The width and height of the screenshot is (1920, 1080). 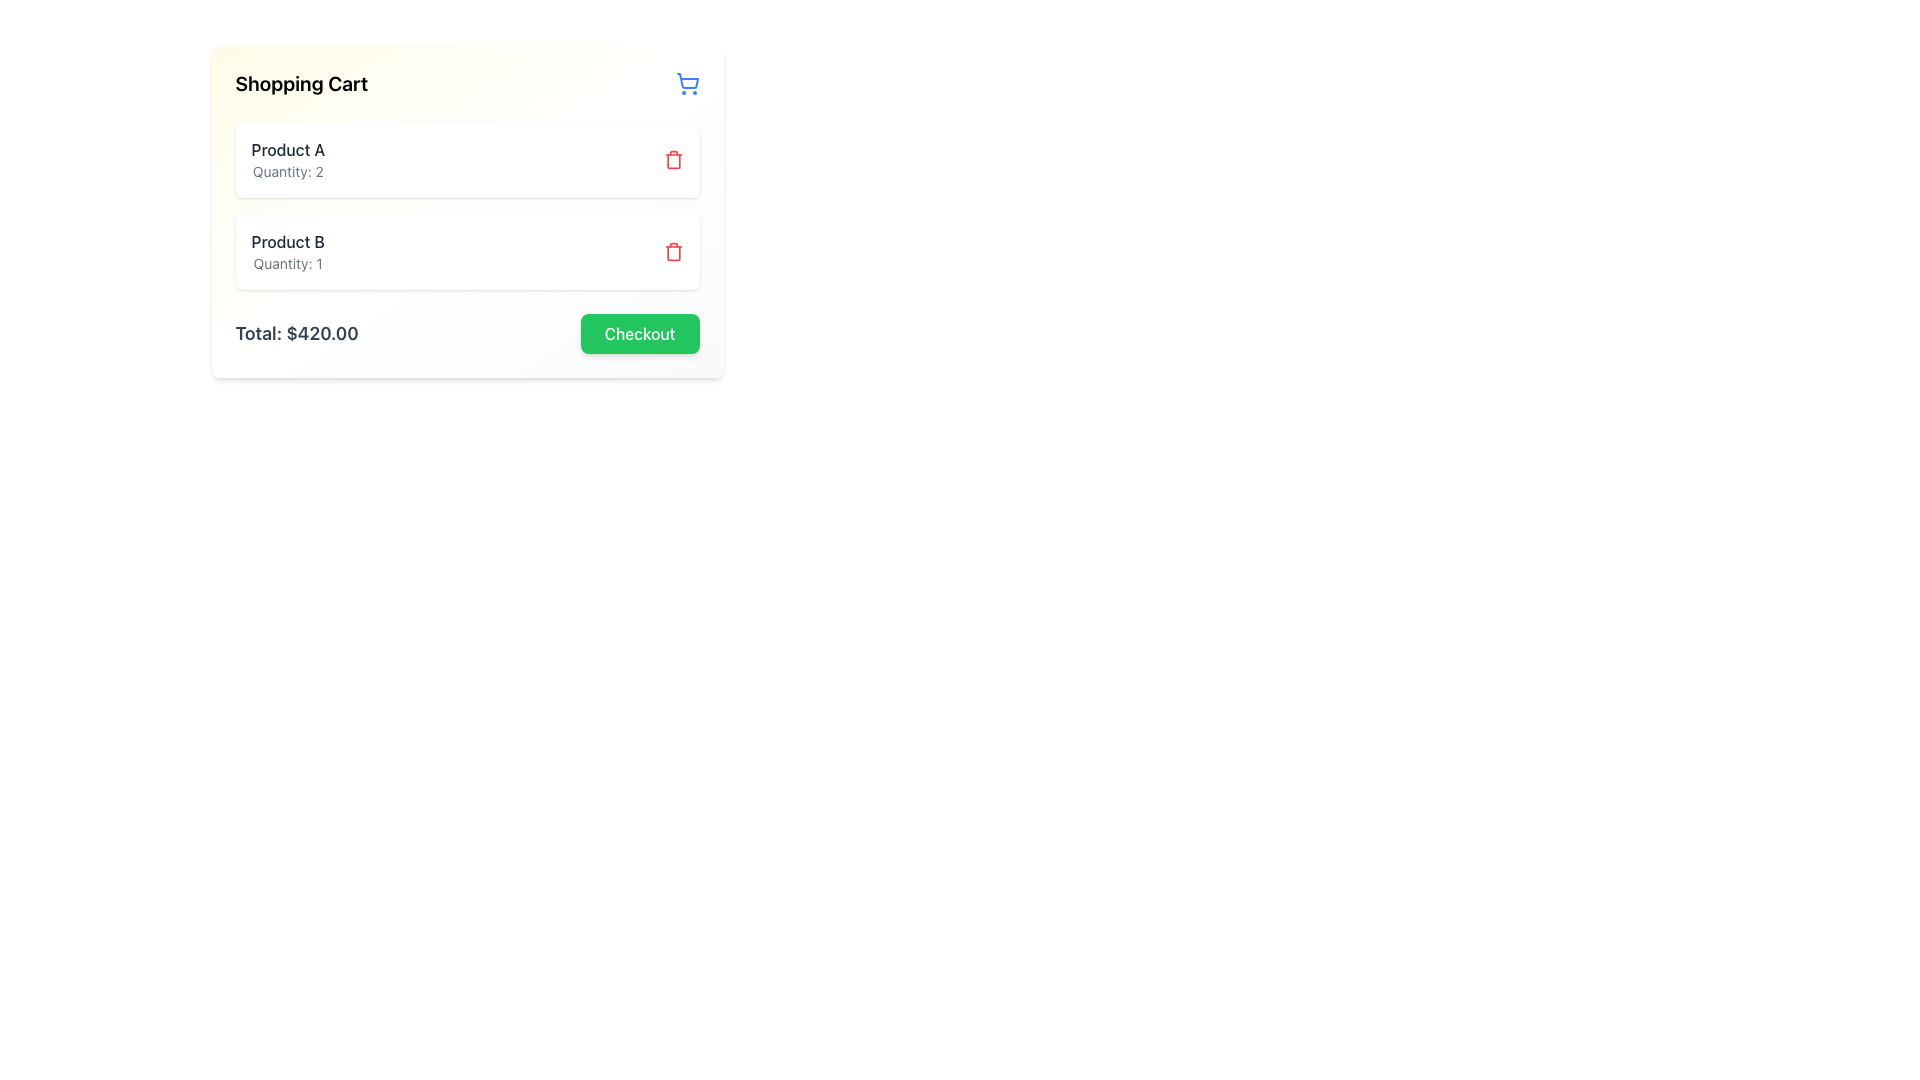 What do you see at coordinates (287, 158) in the screenshot?
I see `the text display component showing 'Product A' with subtitle 'Quantity: 2' in the shopping cart section` at bounding box center [287, 158].